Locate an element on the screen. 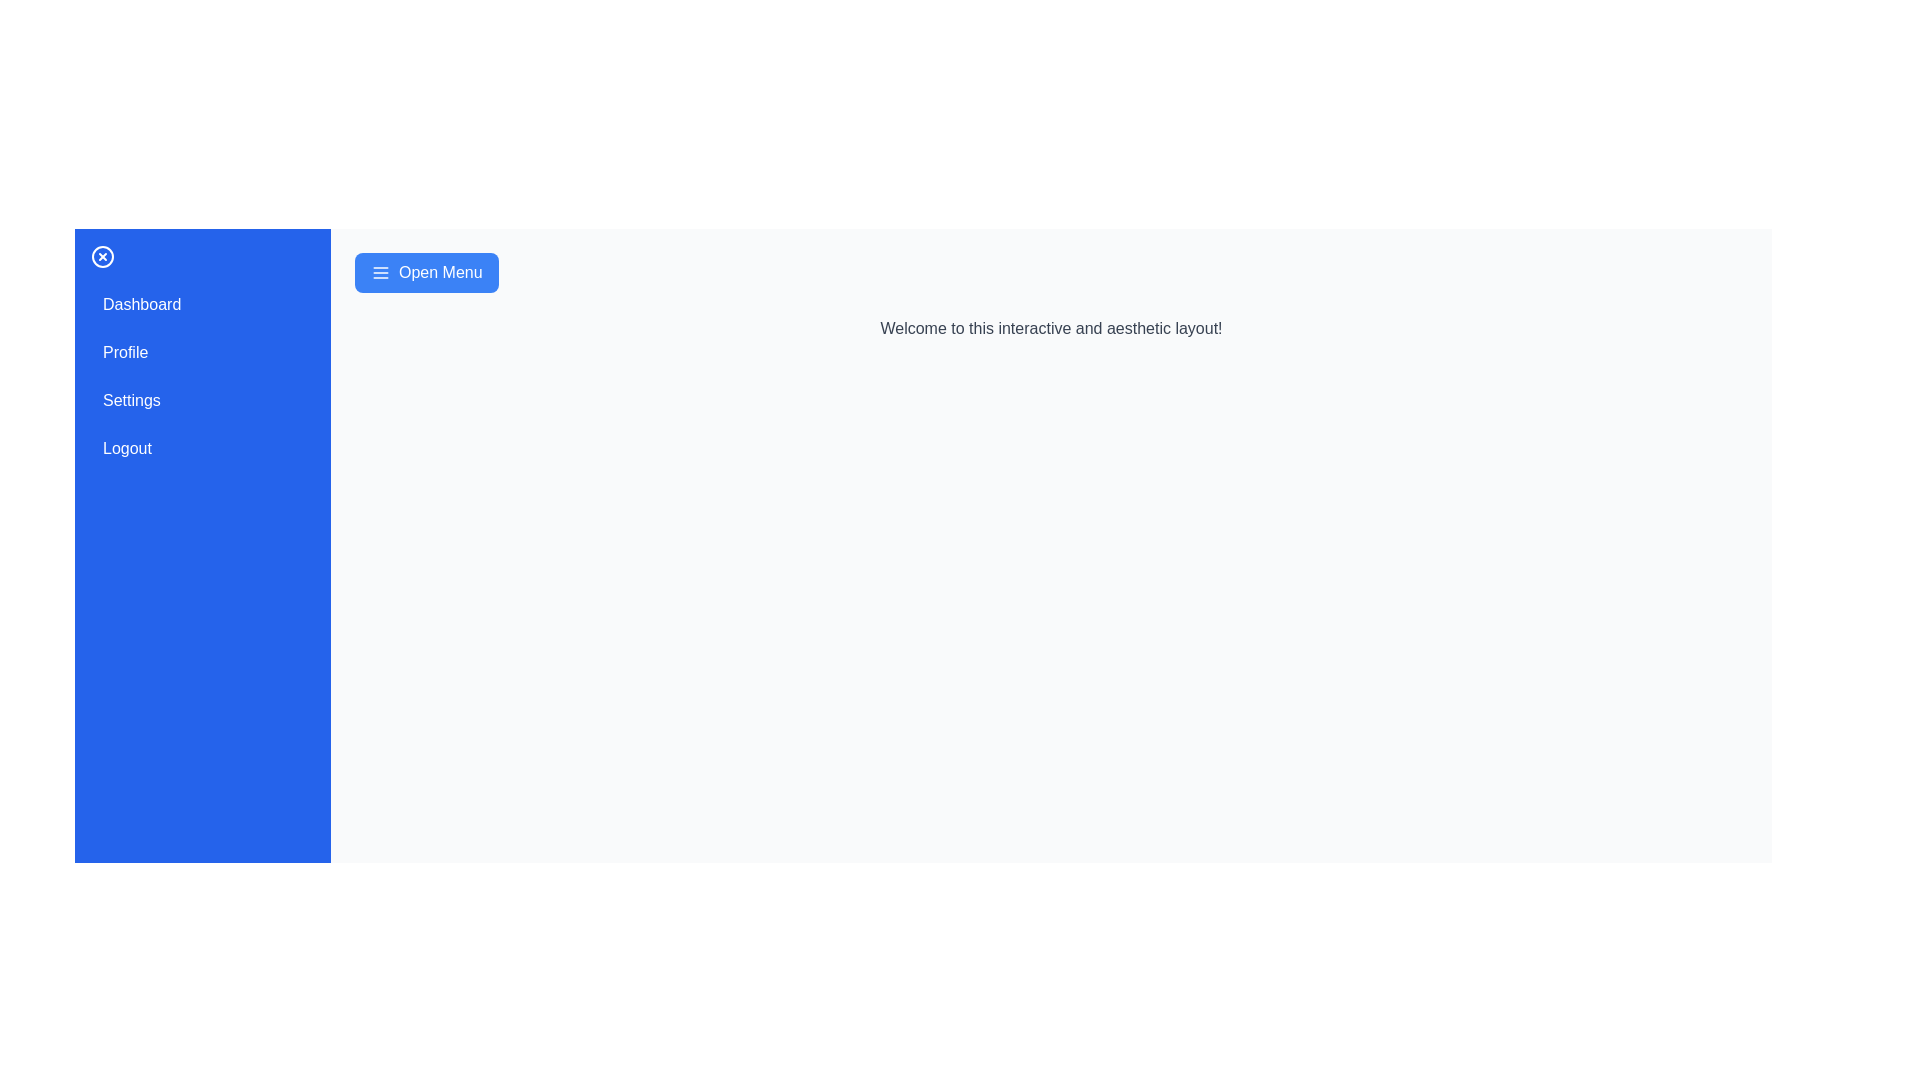 The width and height of the screenshot is (1920, 1080). the menu item Logout in the sidebar is located at coordinates (202, 447).